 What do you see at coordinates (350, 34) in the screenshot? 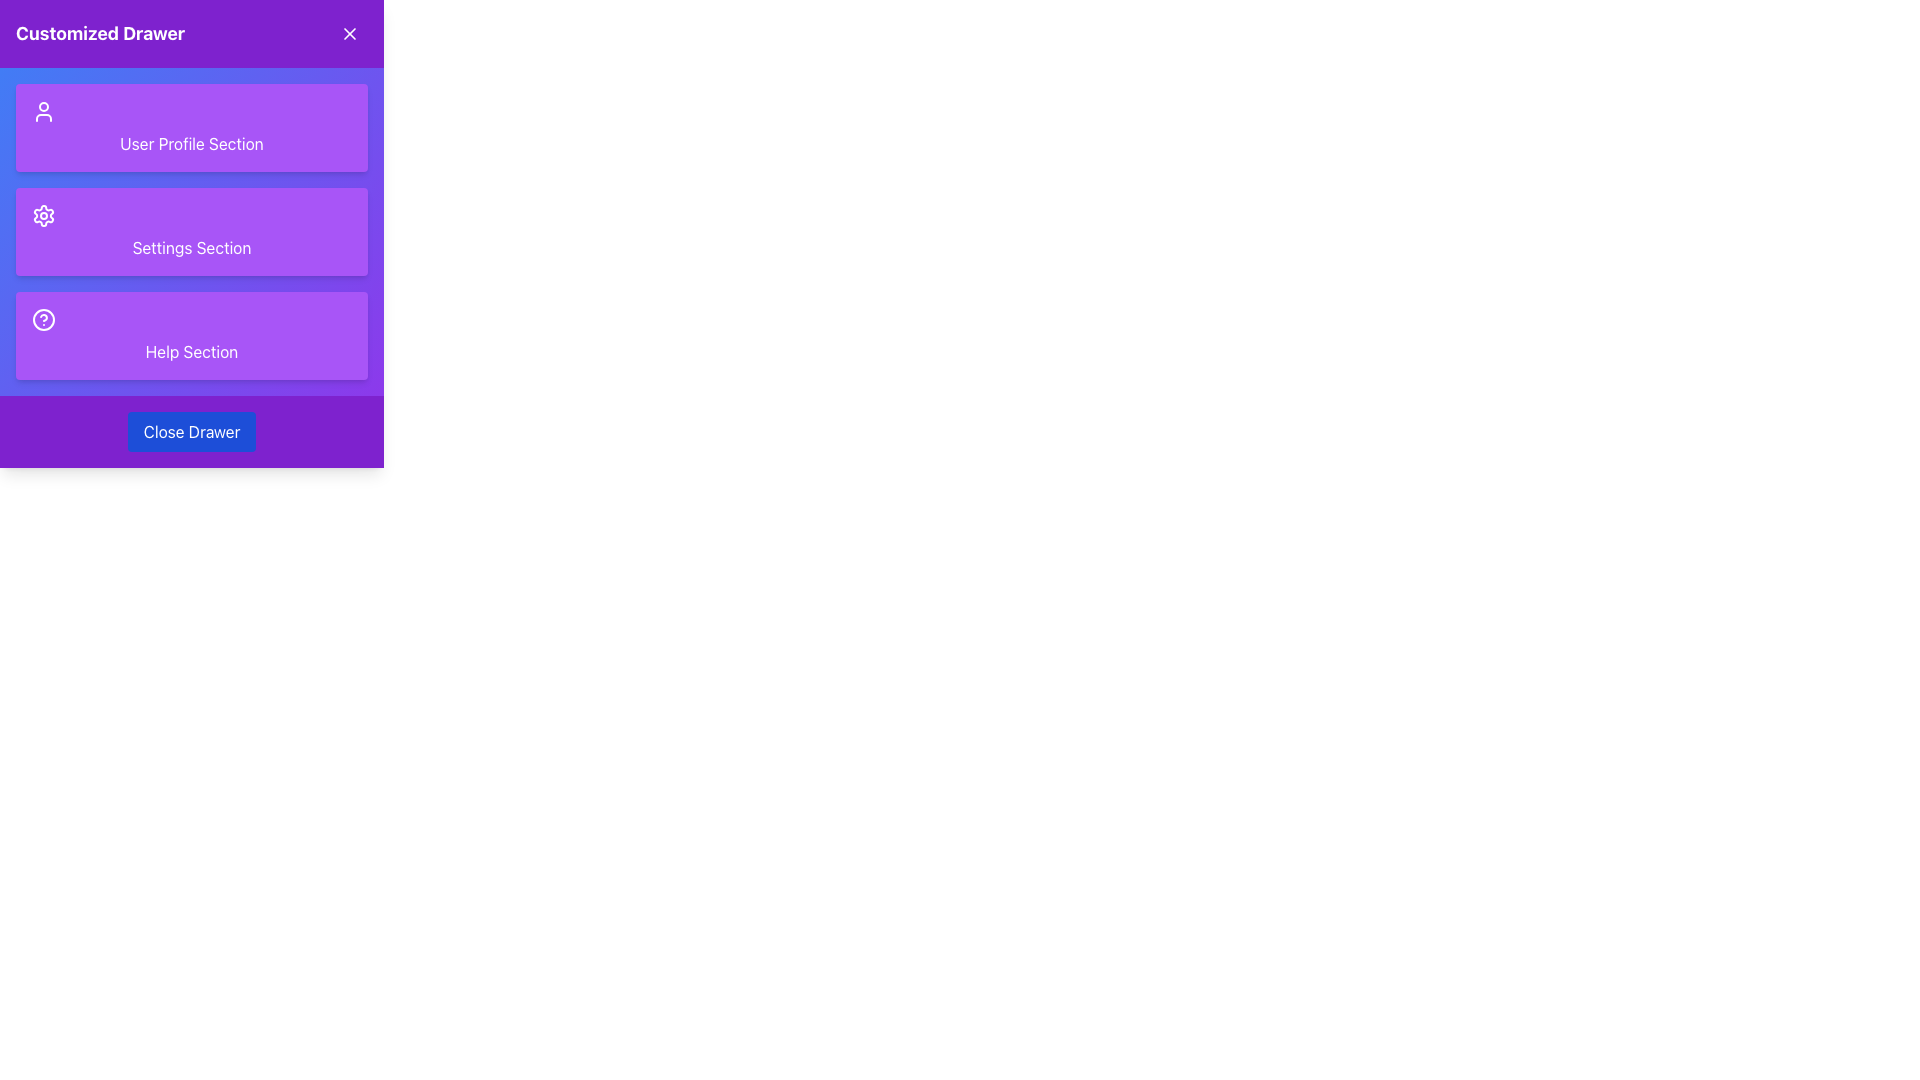
I see `the icon button located in the upper-right corner of the purple header section titled 'Customized Drawer'` at bounding box center [350, 34].